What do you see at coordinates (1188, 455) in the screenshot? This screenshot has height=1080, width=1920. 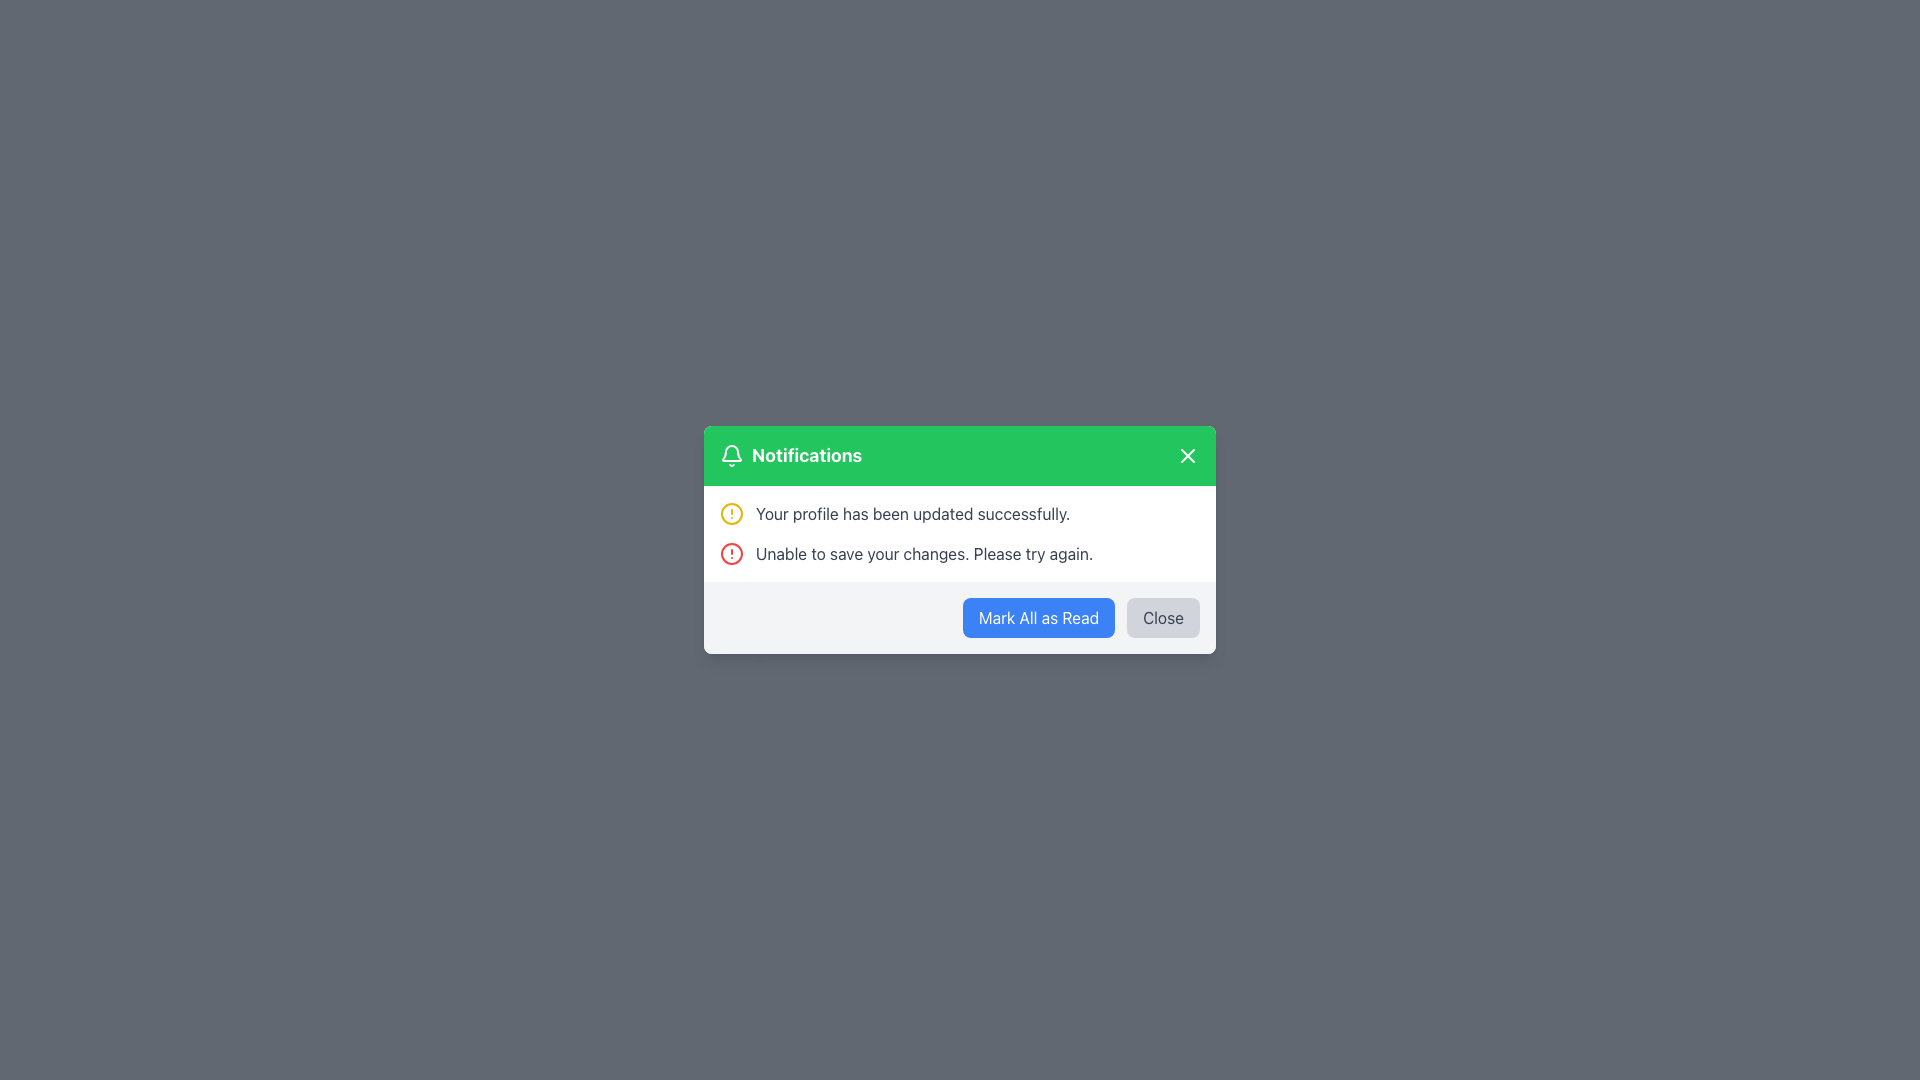 I see `the close icon located at the top-right corner of the green header section labeled 'Notifications'` at bounding box center [1188, 455].